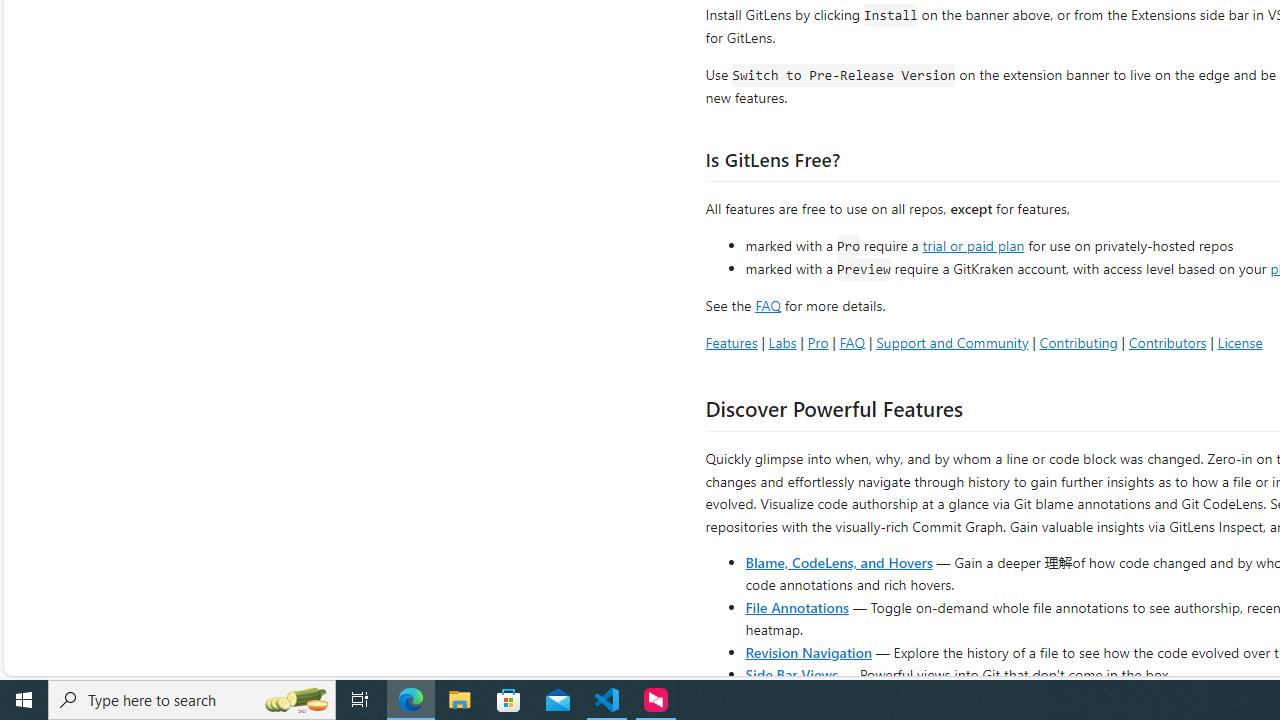 The width and height of the screenshot is (1280, 720). I want to click on 'Revision Navigation', so click(808, 651).